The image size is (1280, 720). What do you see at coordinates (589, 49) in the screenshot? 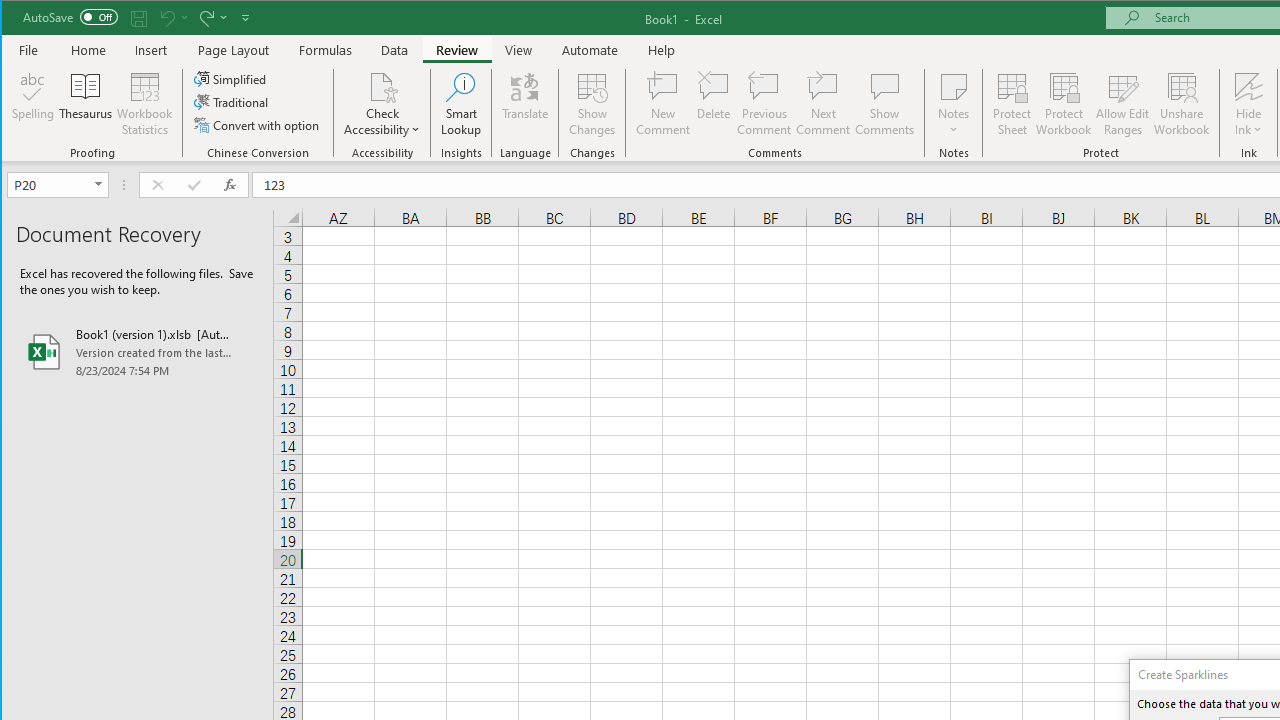
I see `'Automate'` at bounding box center [589, 49].